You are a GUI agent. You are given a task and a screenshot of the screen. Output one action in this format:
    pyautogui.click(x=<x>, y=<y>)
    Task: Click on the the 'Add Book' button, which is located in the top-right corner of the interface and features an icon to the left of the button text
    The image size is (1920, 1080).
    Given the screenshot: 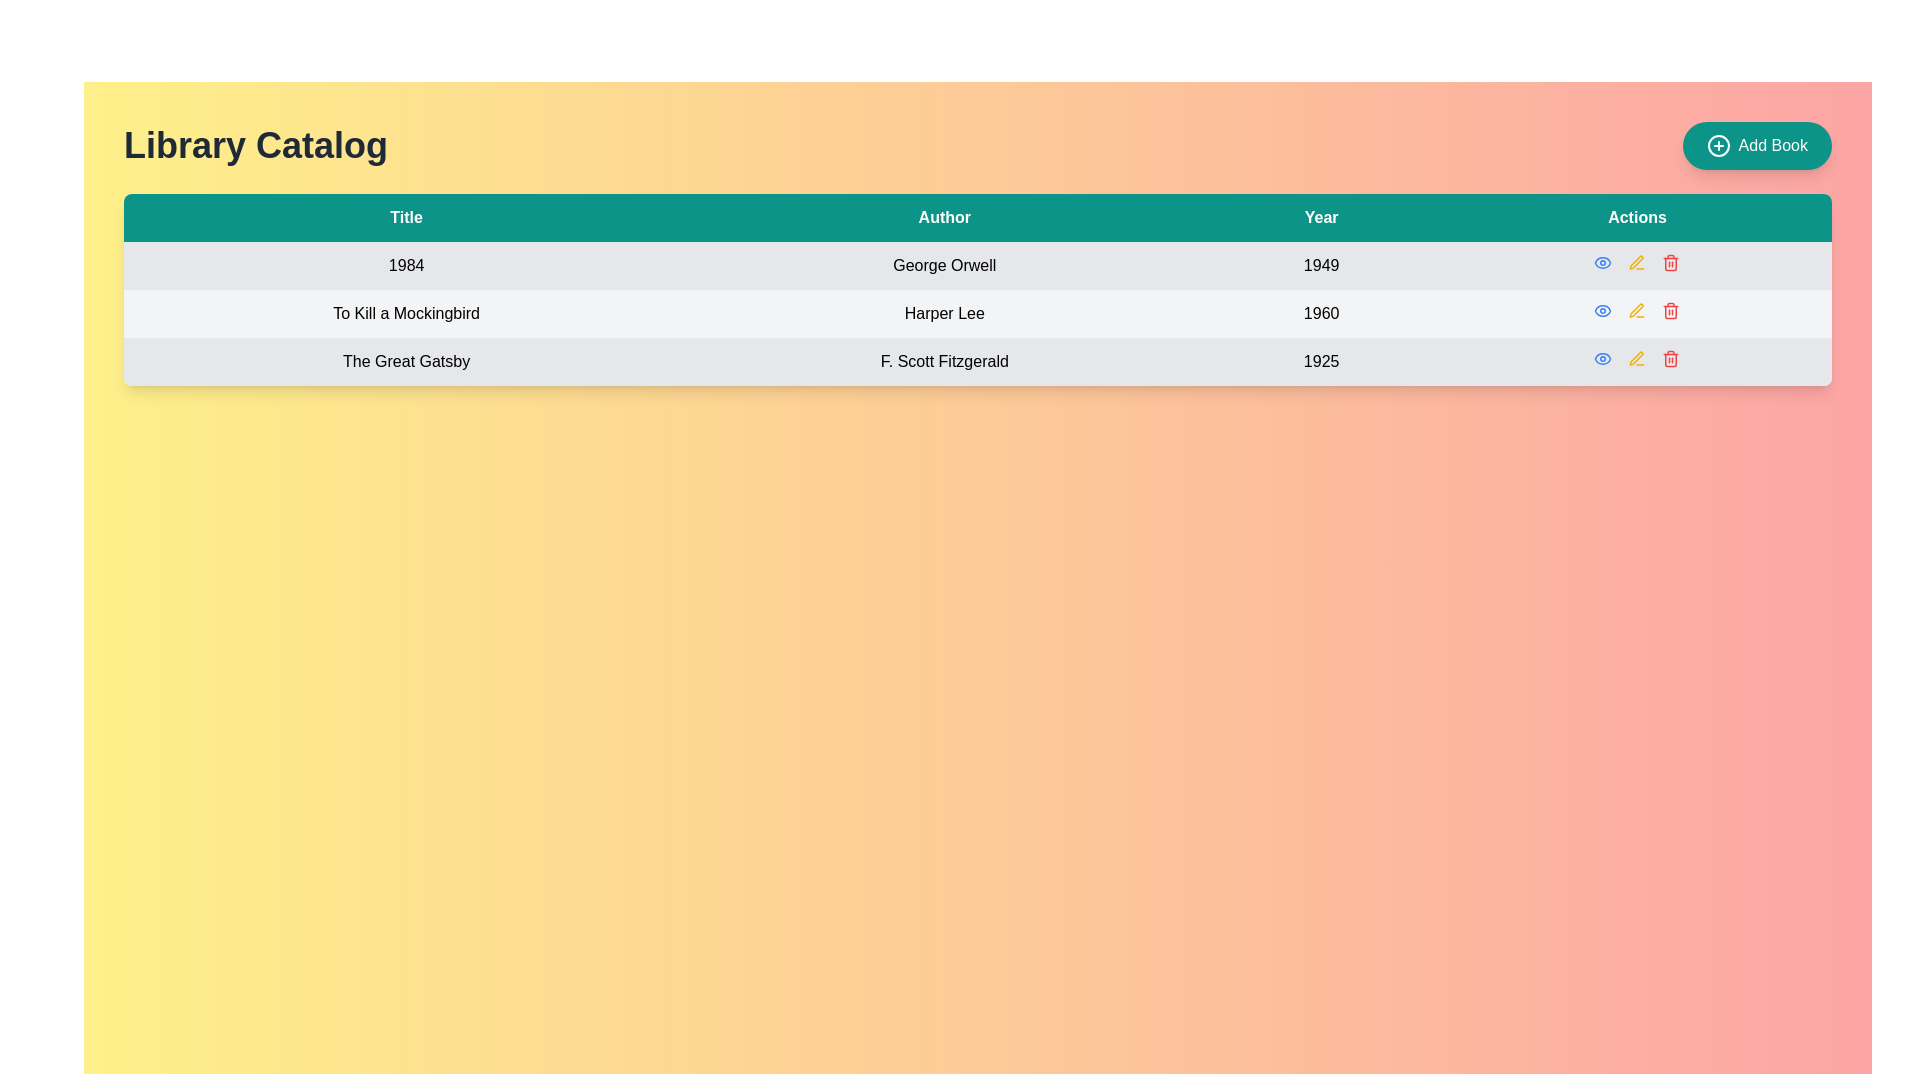 What is the action you would take?
    pyautogui.click(x=1717, y=145)
    